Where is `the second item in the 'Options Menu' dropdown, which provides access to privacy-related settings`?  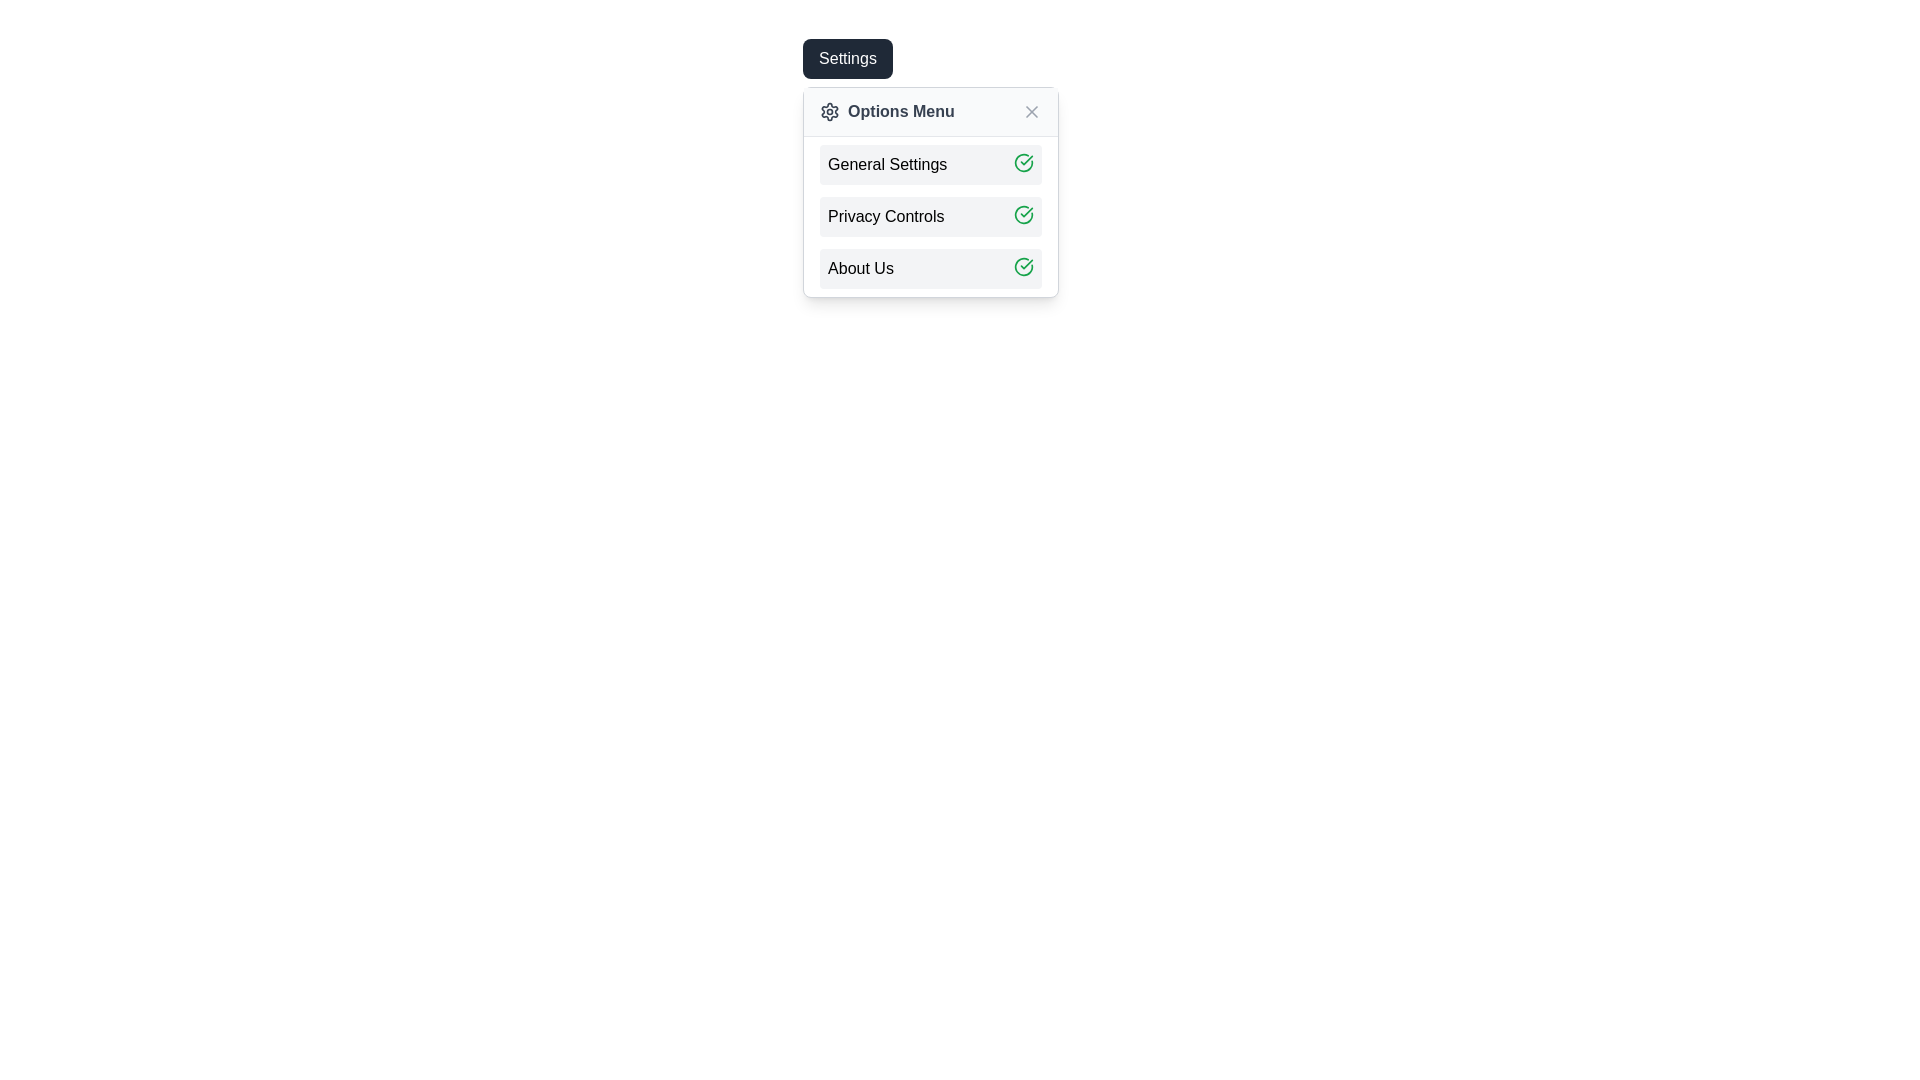
the second item in the 'Options Menu' dropdown, which provides access to privacy-related settings is located at coordinates (930, 216).